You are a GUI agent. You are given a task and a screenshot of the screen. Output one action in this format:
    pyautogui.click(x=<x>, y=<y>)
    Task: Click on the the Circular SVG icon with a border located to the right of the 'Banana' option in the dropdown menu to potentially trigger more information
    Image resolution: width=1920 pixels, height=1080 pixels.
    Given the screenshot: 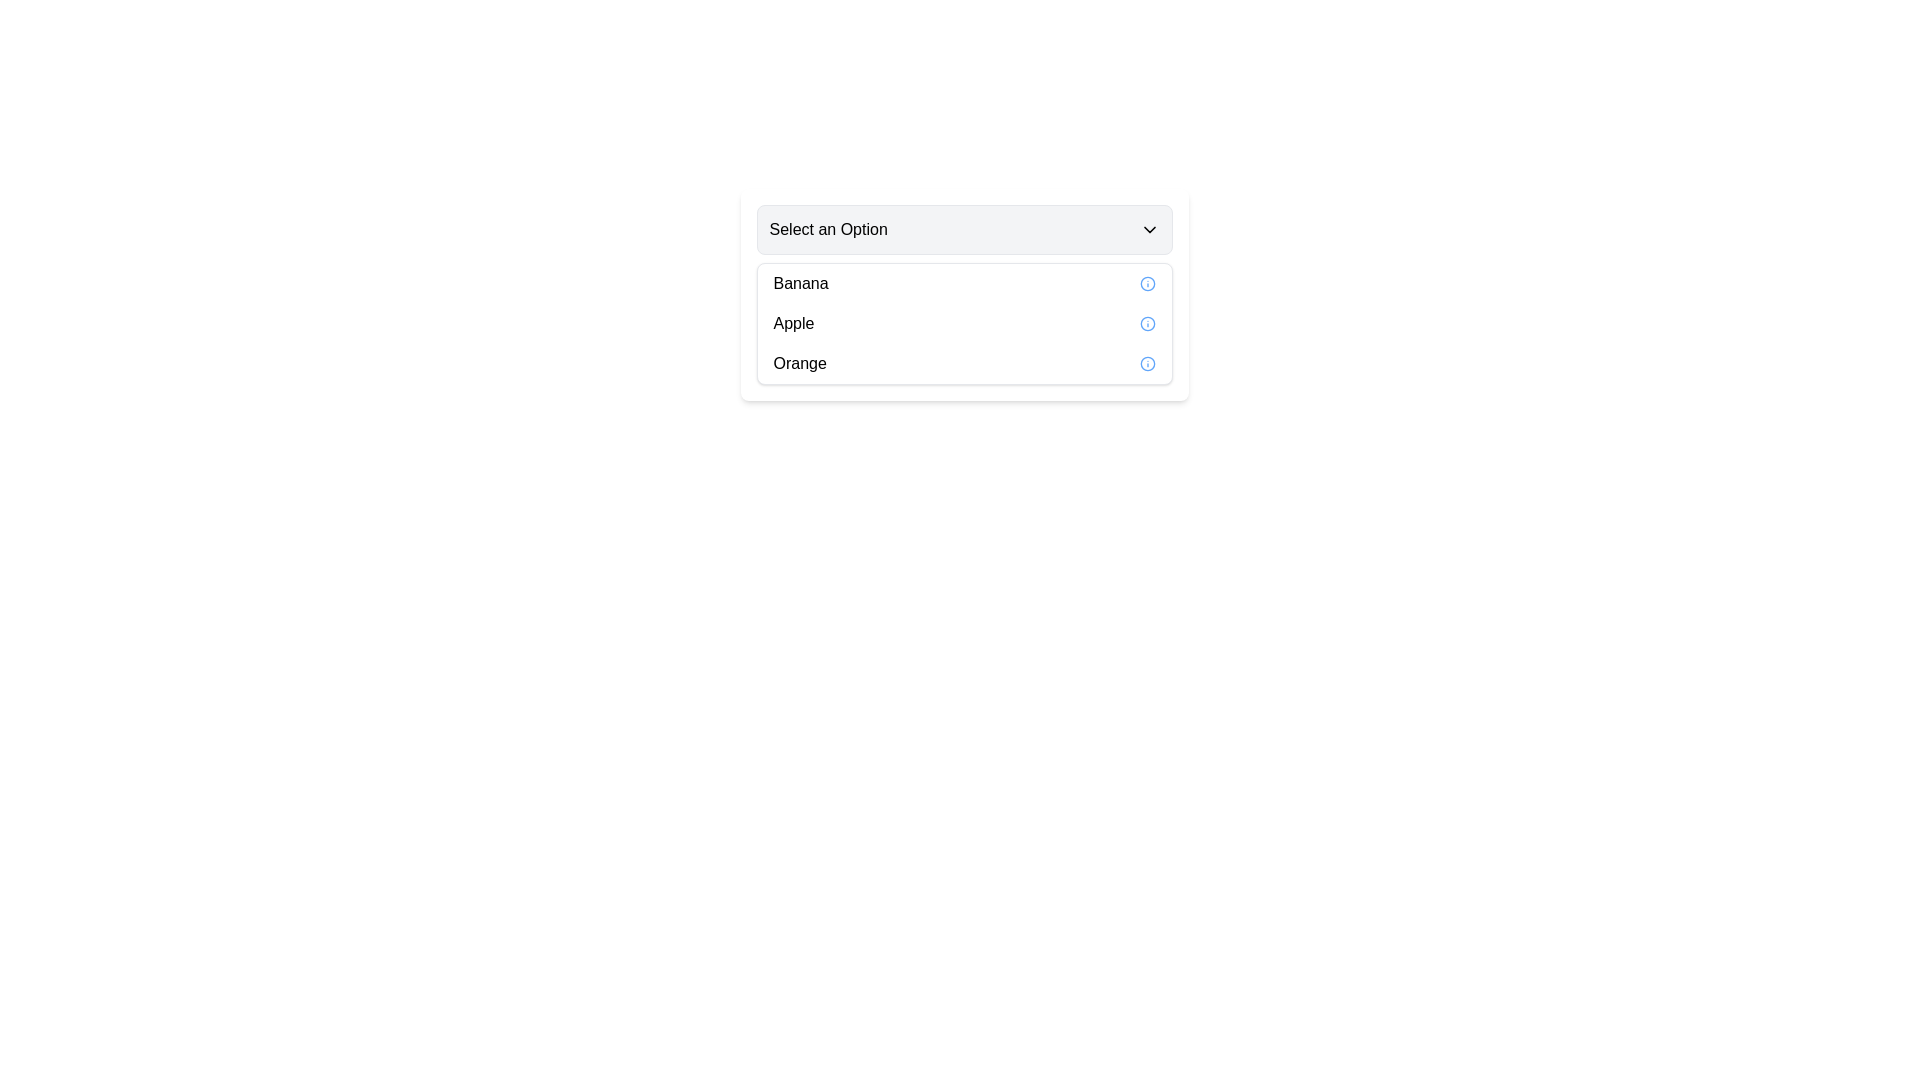 What is the action you would take?
    pyautogui.click(x=1147, y=284)
    